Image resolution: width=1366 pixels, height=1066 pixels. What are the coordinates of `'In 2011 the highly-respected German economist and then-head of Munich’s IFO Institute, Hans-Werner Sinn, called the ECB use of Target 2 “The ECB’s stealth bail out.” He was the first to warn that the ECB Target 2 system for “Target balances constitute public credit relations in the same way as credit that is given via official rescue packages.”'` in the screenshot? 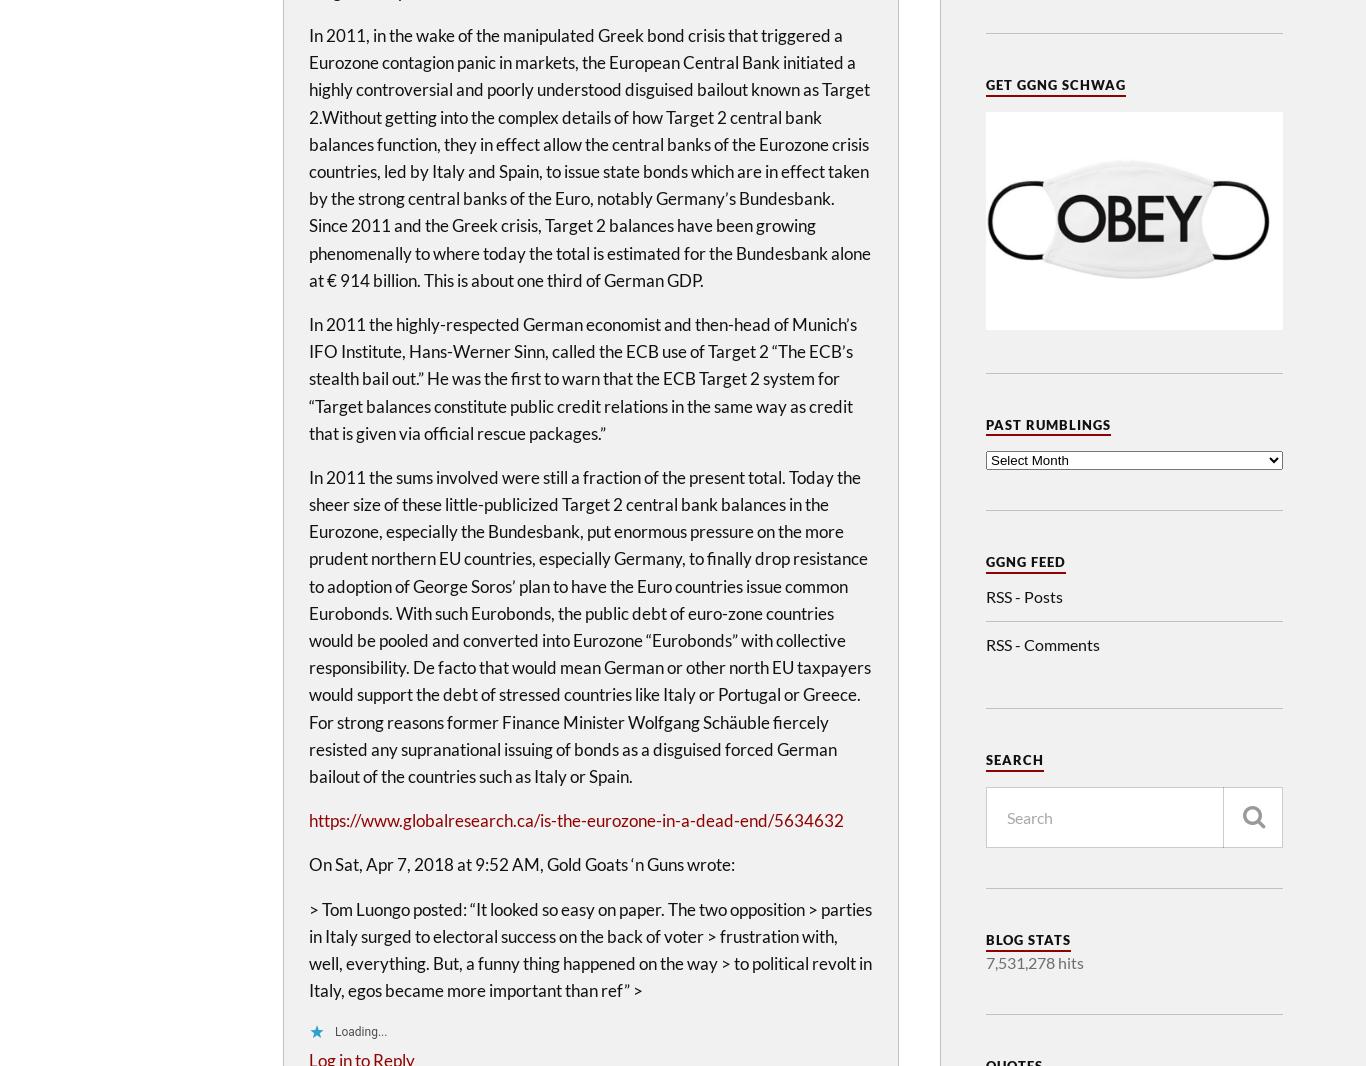 It's located at (308, 378).